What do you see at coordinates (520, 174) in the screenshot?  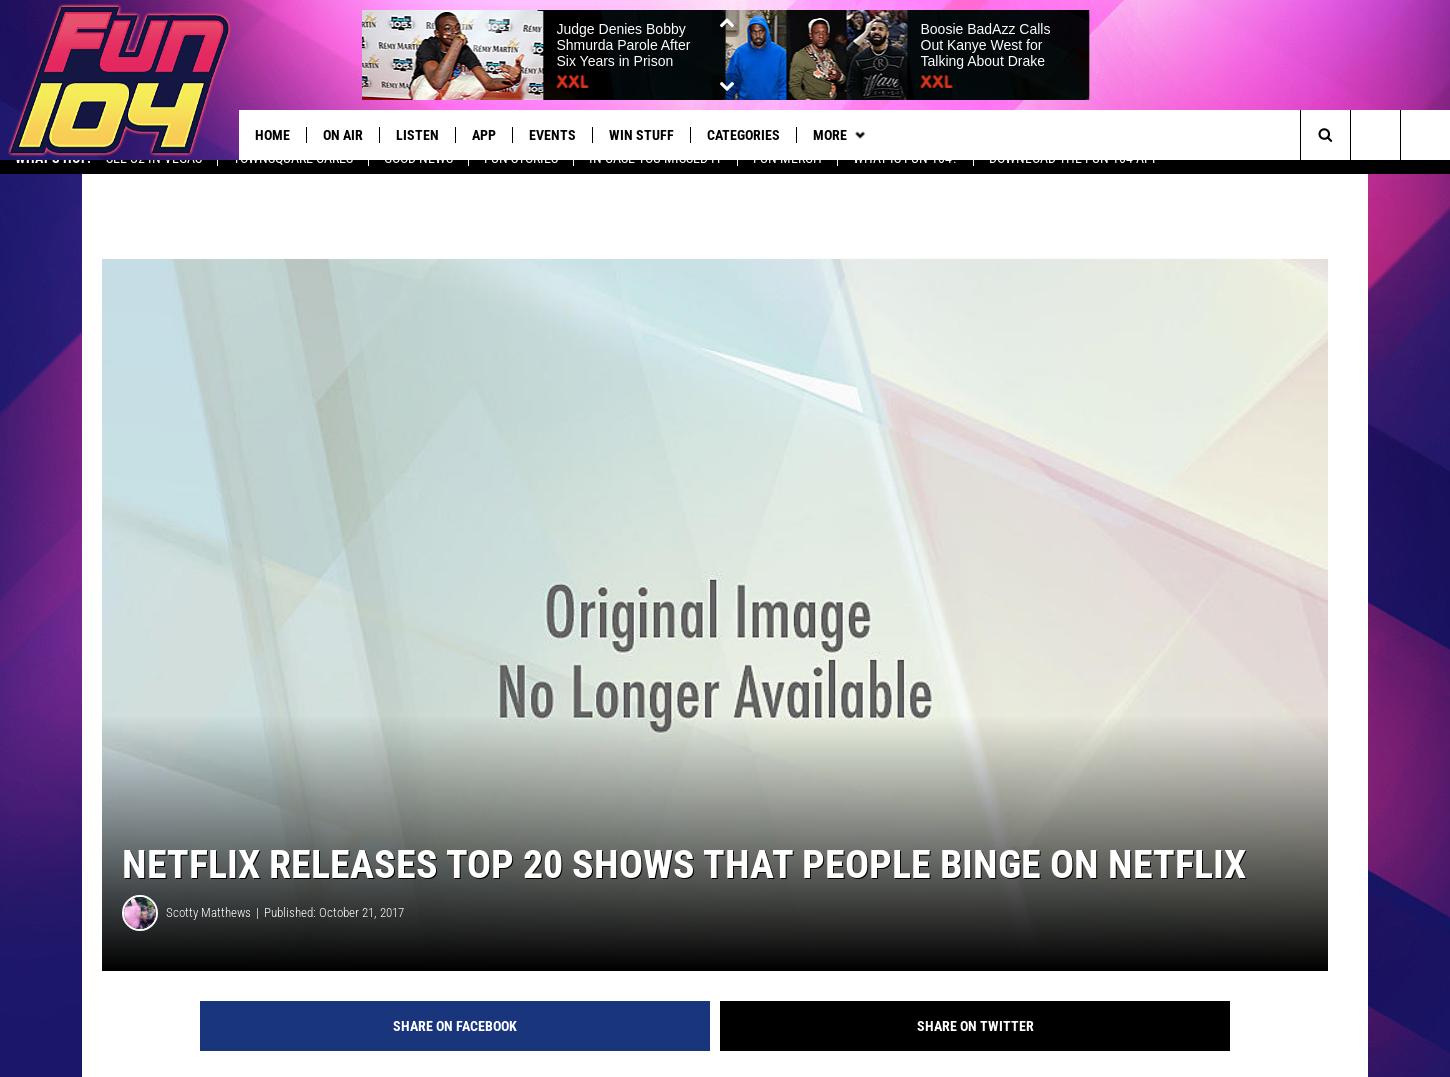 I see `'Fun Stories'` at bounding box center [520, 174].